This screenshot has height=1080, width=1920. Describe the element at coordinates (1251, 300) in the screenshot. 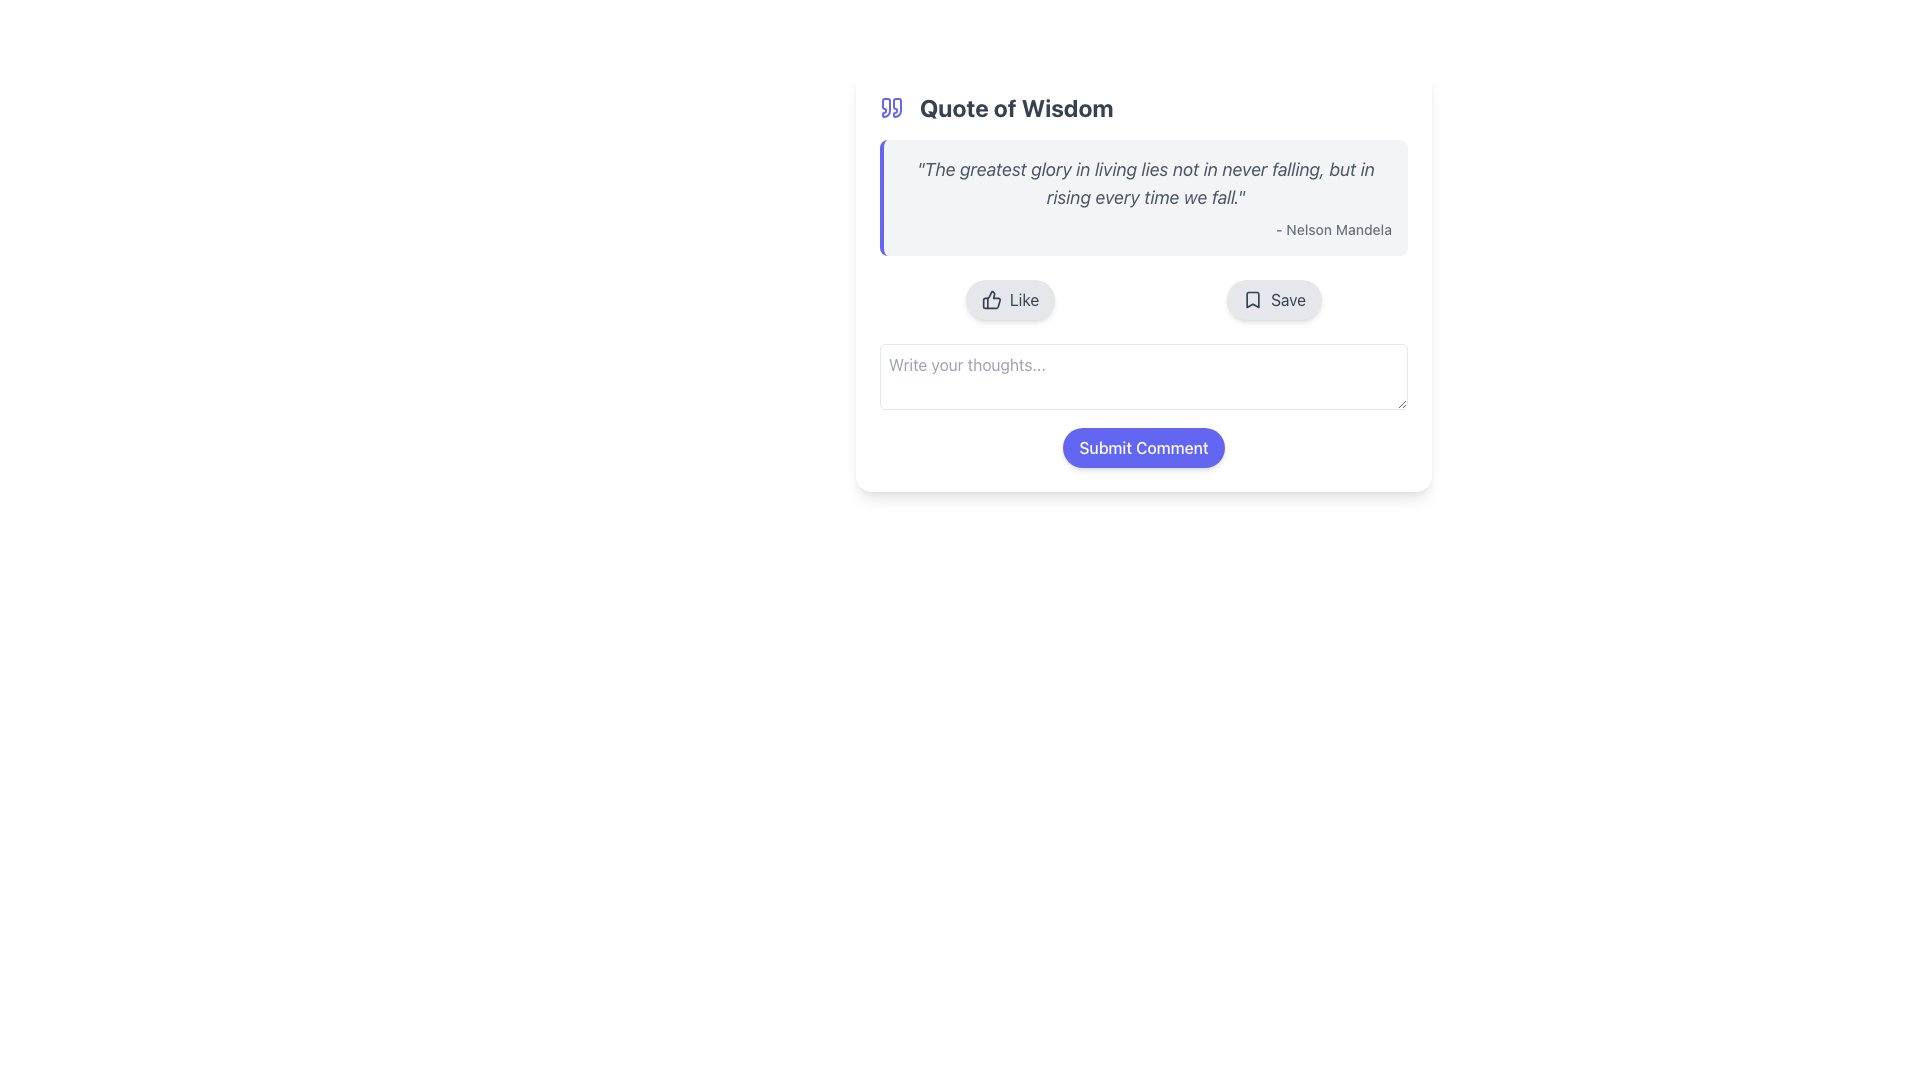

I see `the SVG Bookmark icon located in the top-right section of the user interface card` at that location.